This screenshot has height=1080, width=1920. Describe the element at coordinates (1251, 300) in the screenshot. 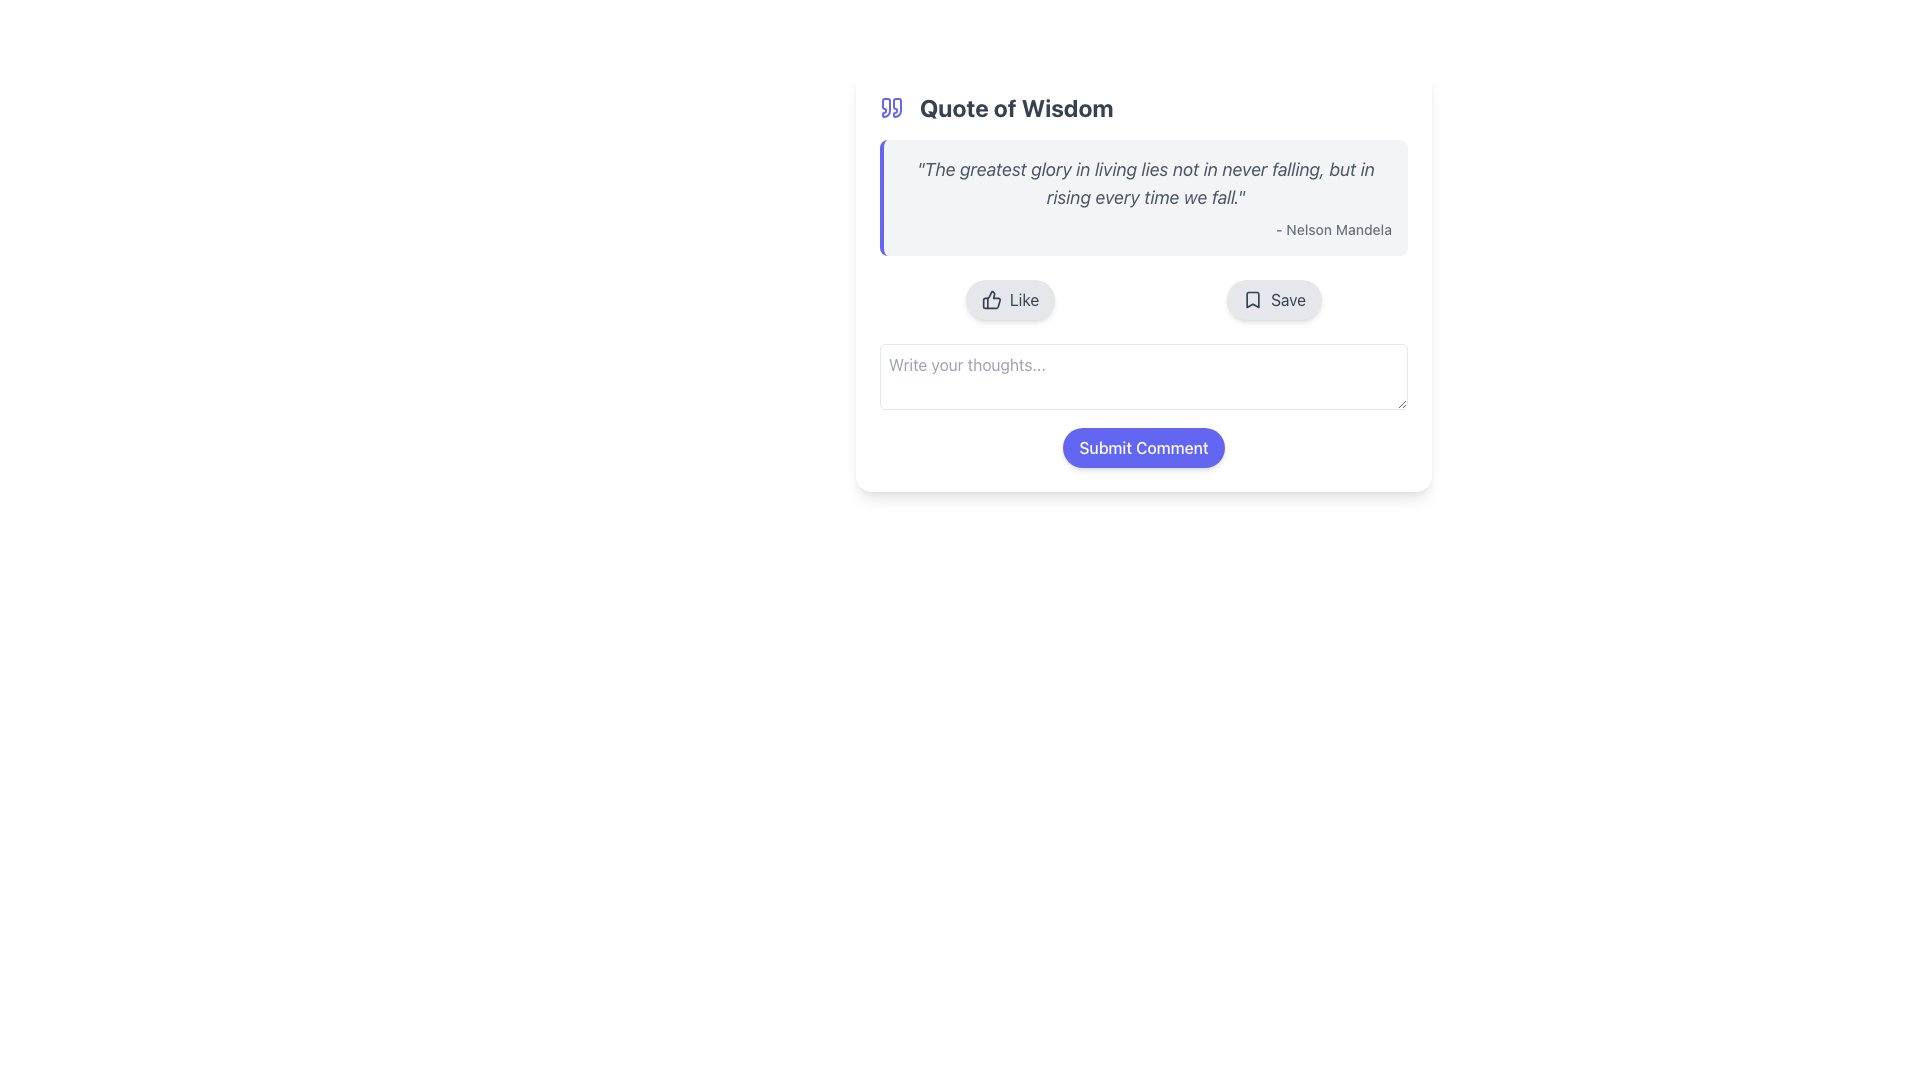

I see `the SVG Bookmark icon located in the top-right section of the user interface card` at that location.